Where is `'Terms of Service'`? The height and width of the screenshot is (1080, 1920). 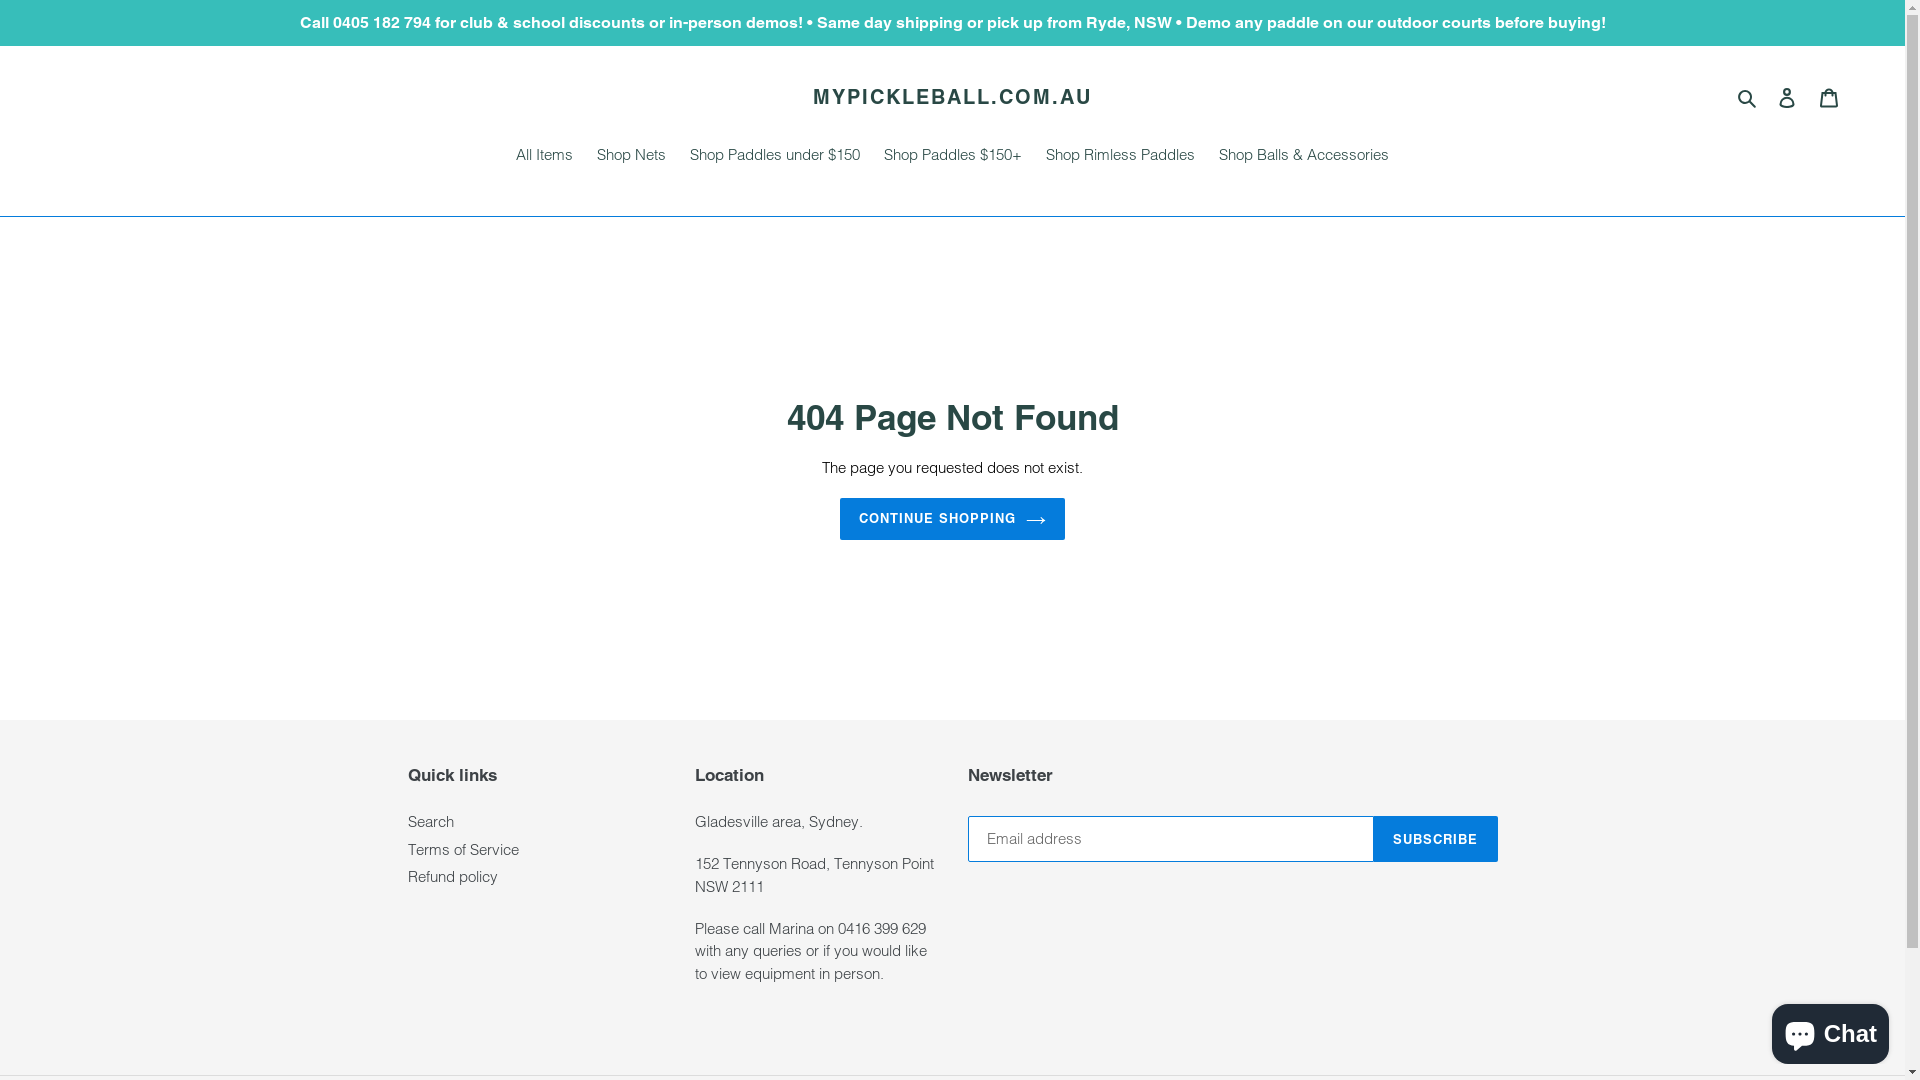
'Terms of Service' is located at coordinates (462, 849).